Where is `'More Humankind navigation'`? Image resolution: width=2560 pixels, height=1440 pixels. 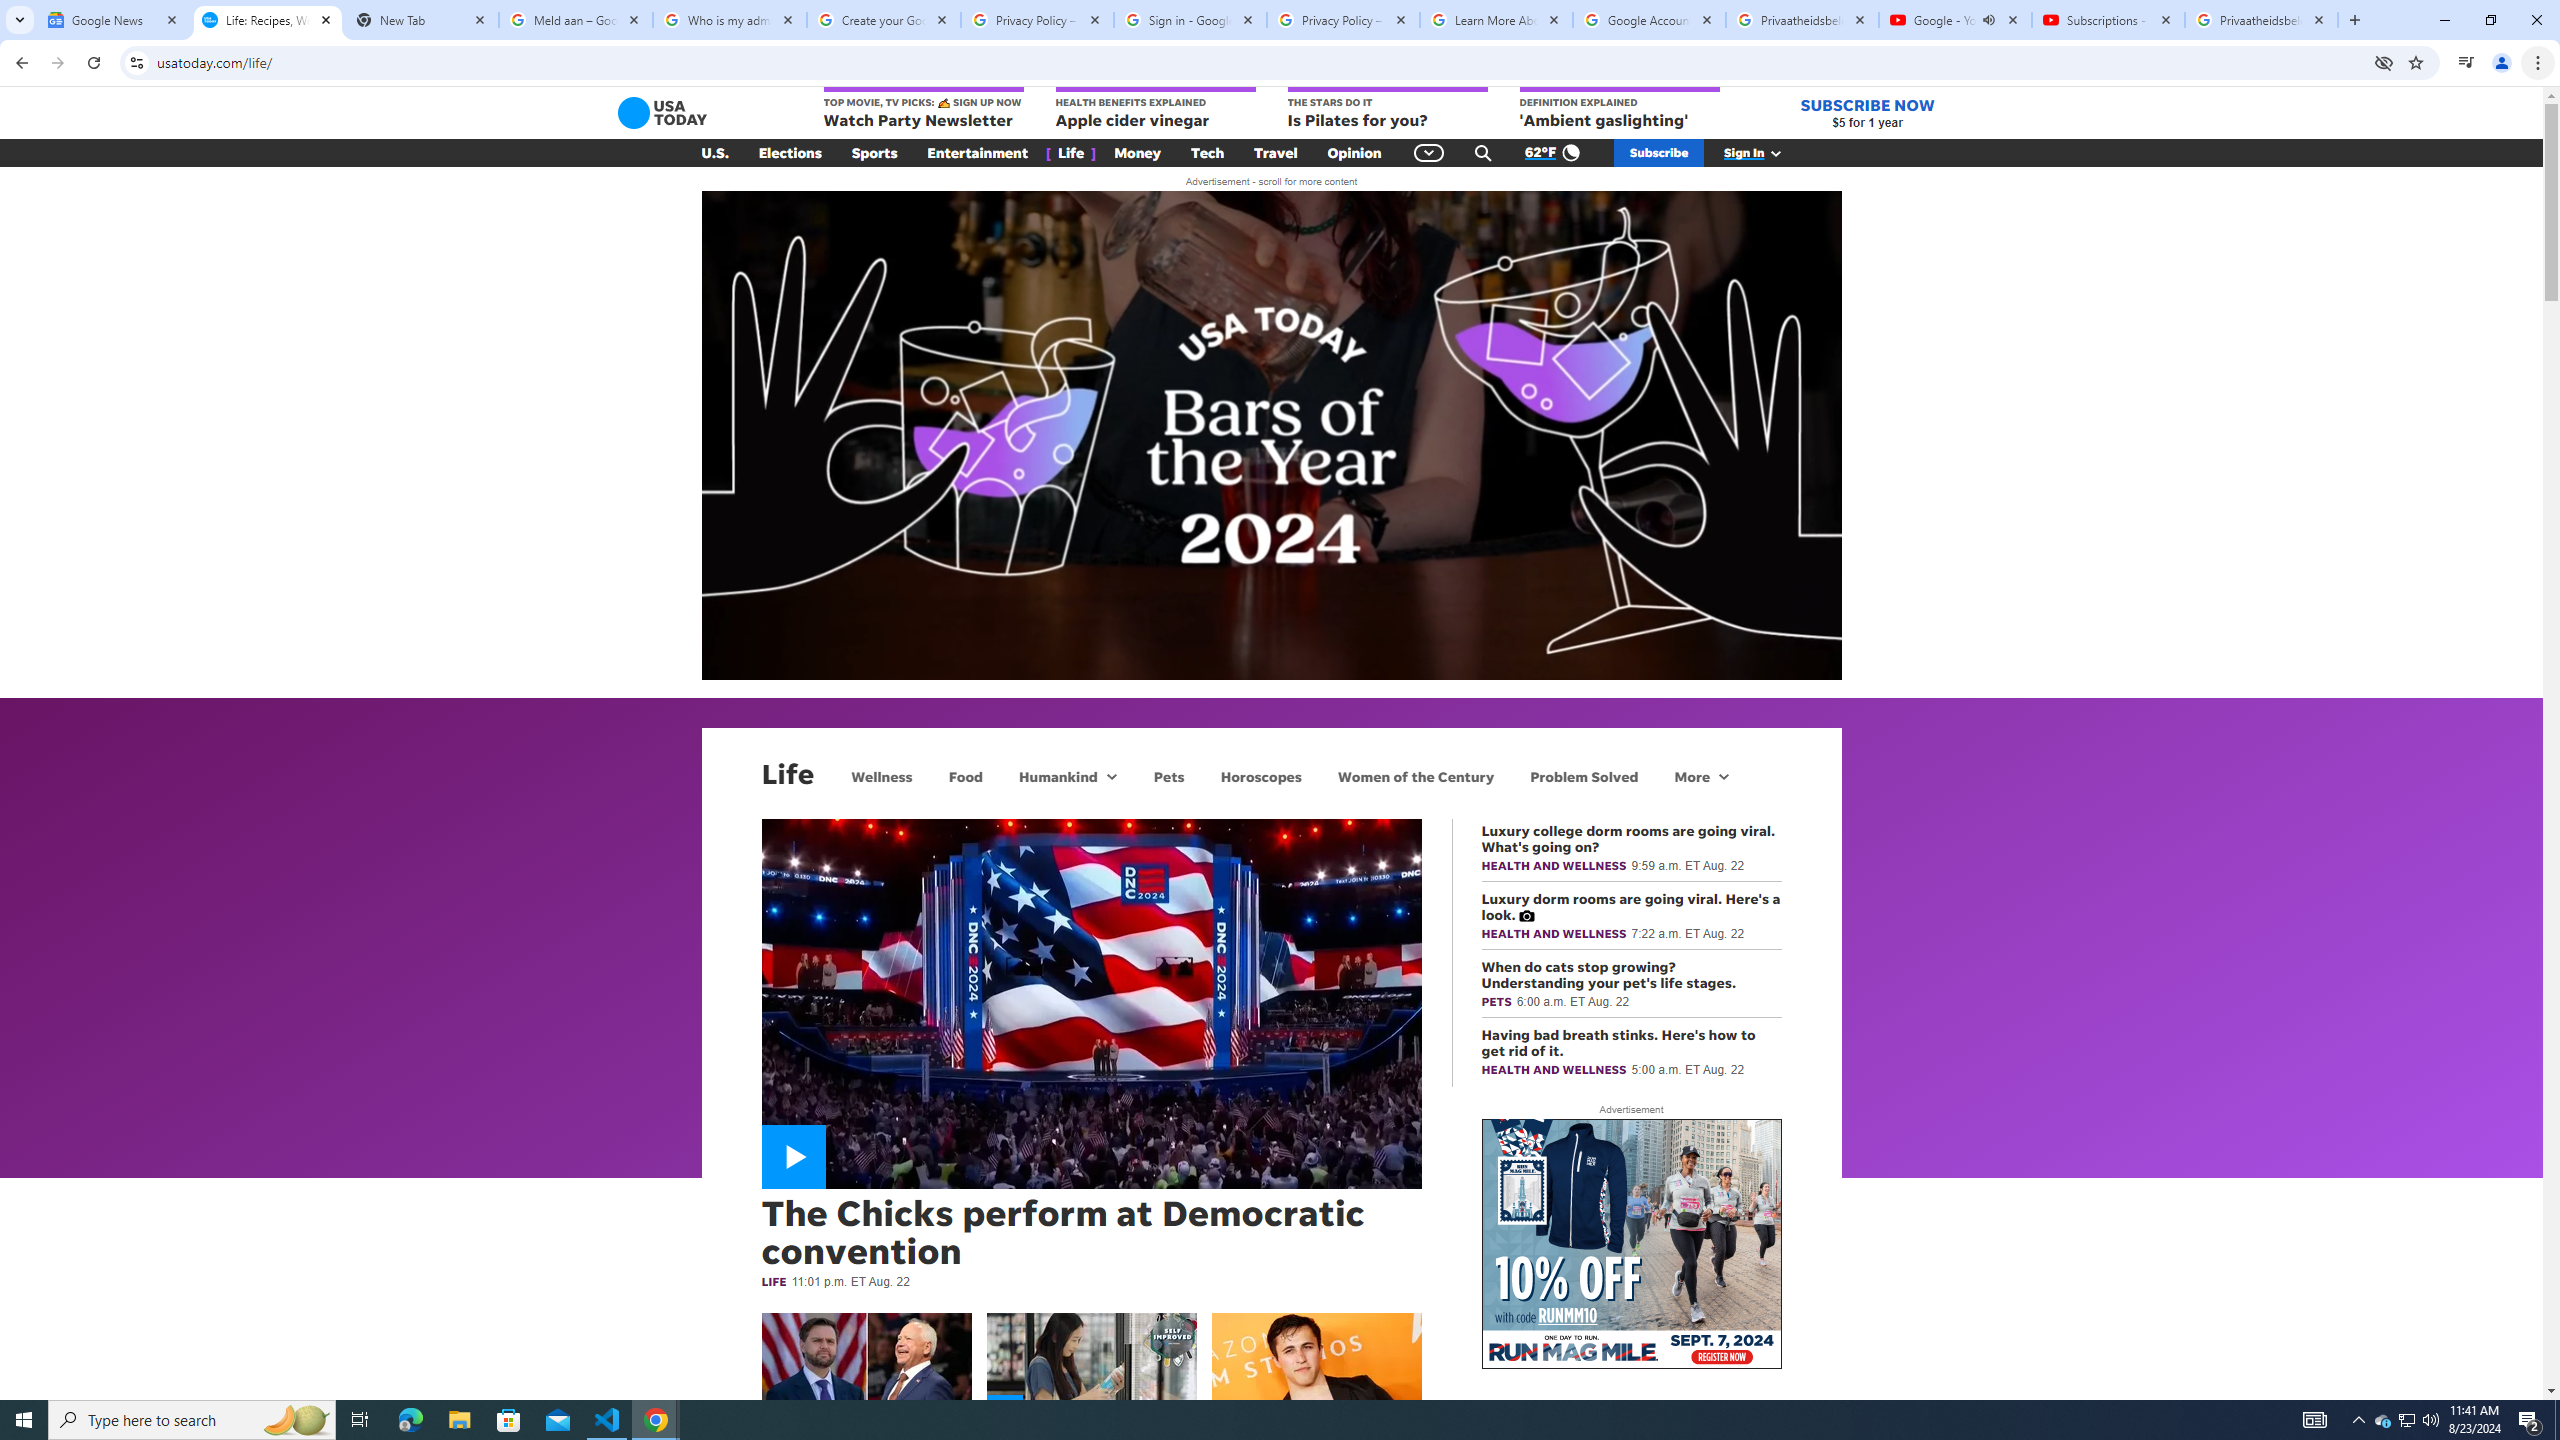 'More Humankind navigation' is located at coordinates (1110, 775).